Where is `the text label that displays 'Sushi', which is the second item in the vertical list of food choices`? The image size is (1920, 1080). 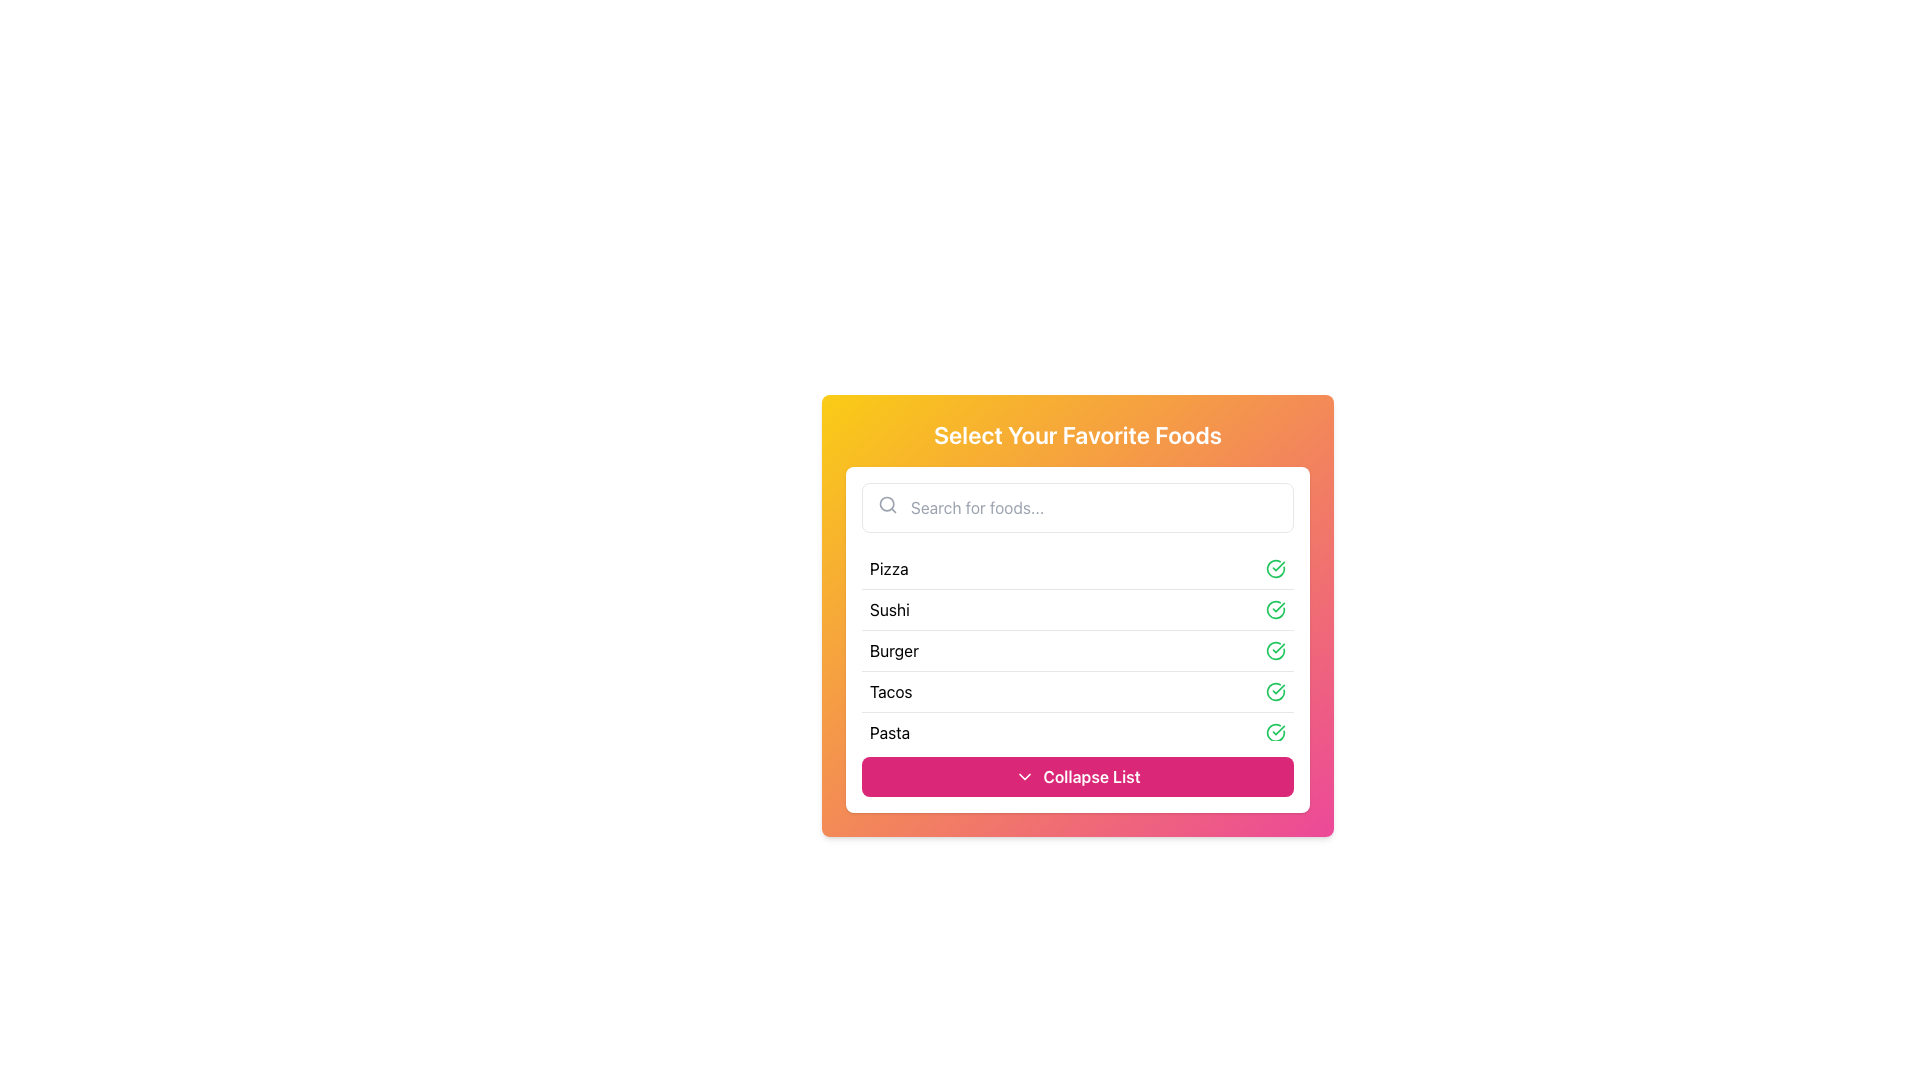
the text label that displays 'Sushi', which is the second item in the vertical list of food choices is located at coordinates (888, 608).